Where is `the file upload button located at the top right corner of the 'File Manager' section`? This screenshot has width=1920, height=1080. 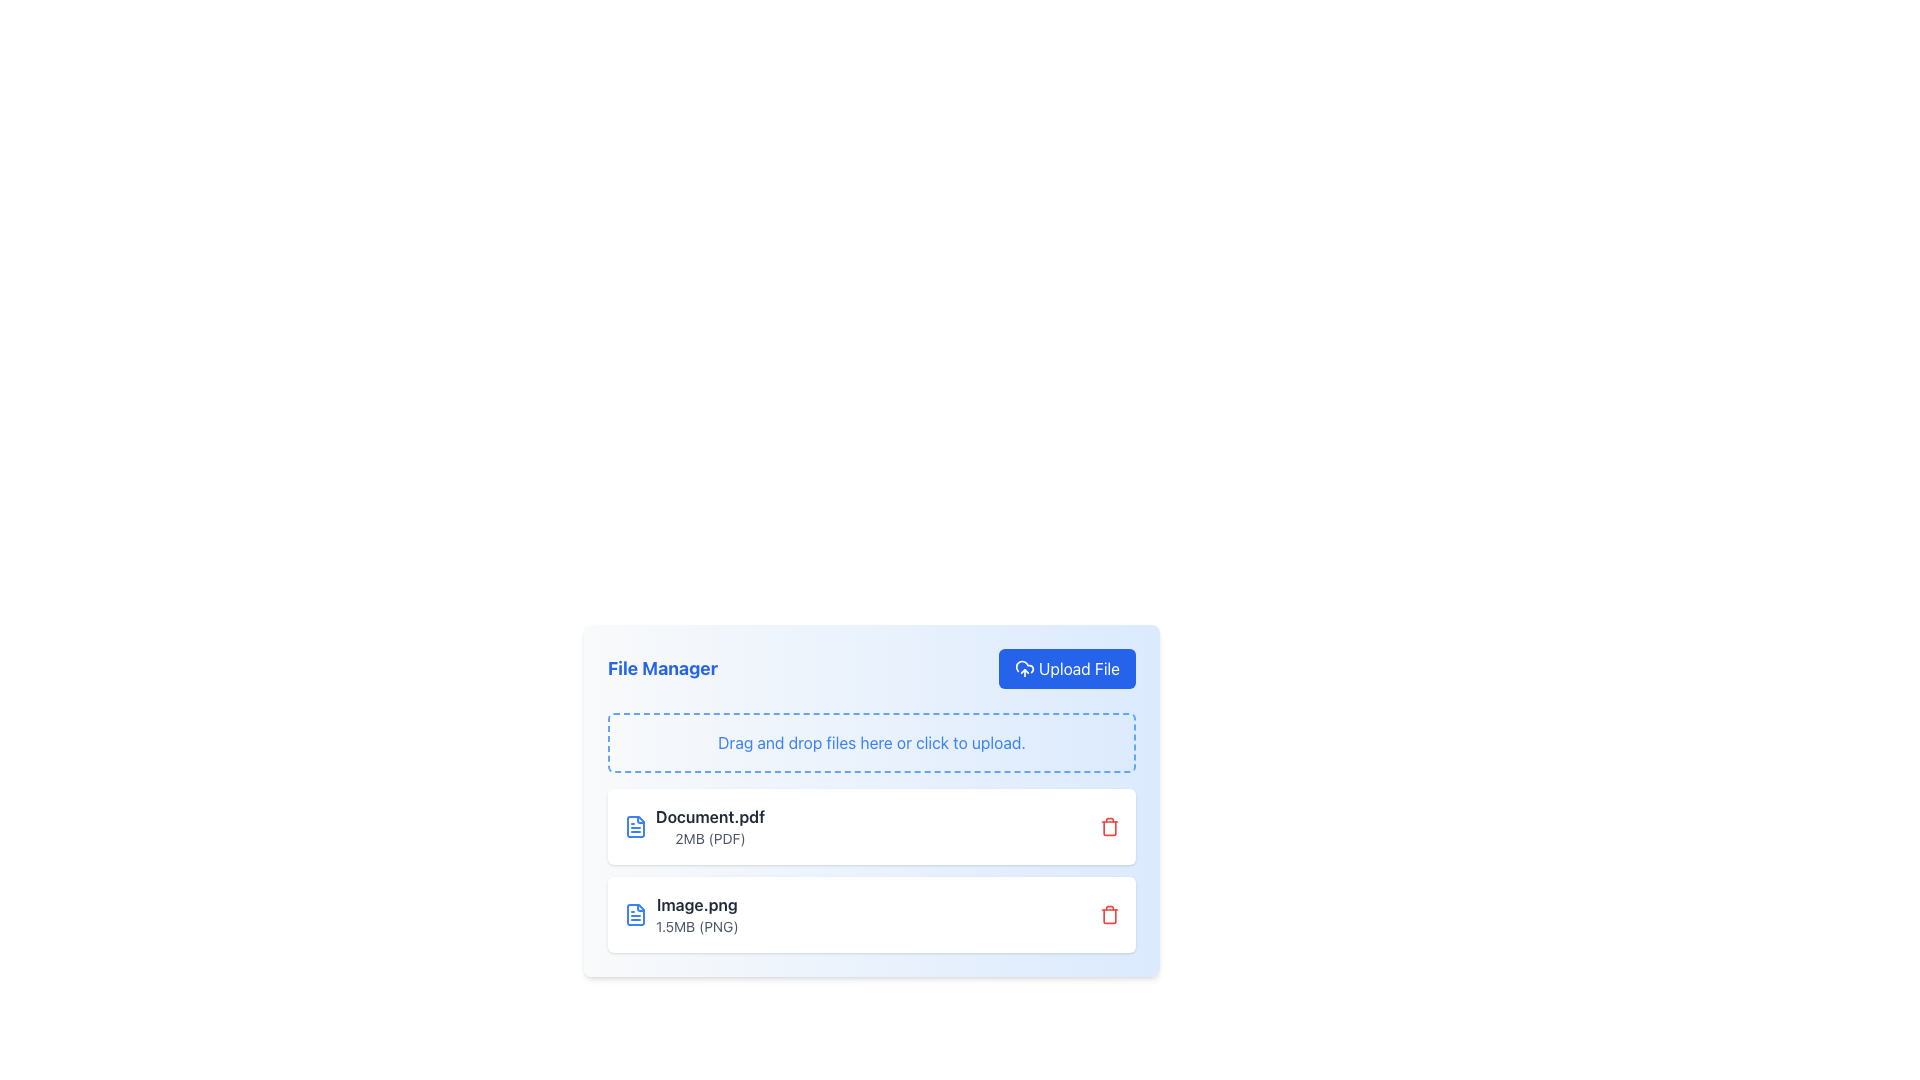
the file upload button located at the top right corner of the 'File Manager' section is located at coordinates (1066, 668).